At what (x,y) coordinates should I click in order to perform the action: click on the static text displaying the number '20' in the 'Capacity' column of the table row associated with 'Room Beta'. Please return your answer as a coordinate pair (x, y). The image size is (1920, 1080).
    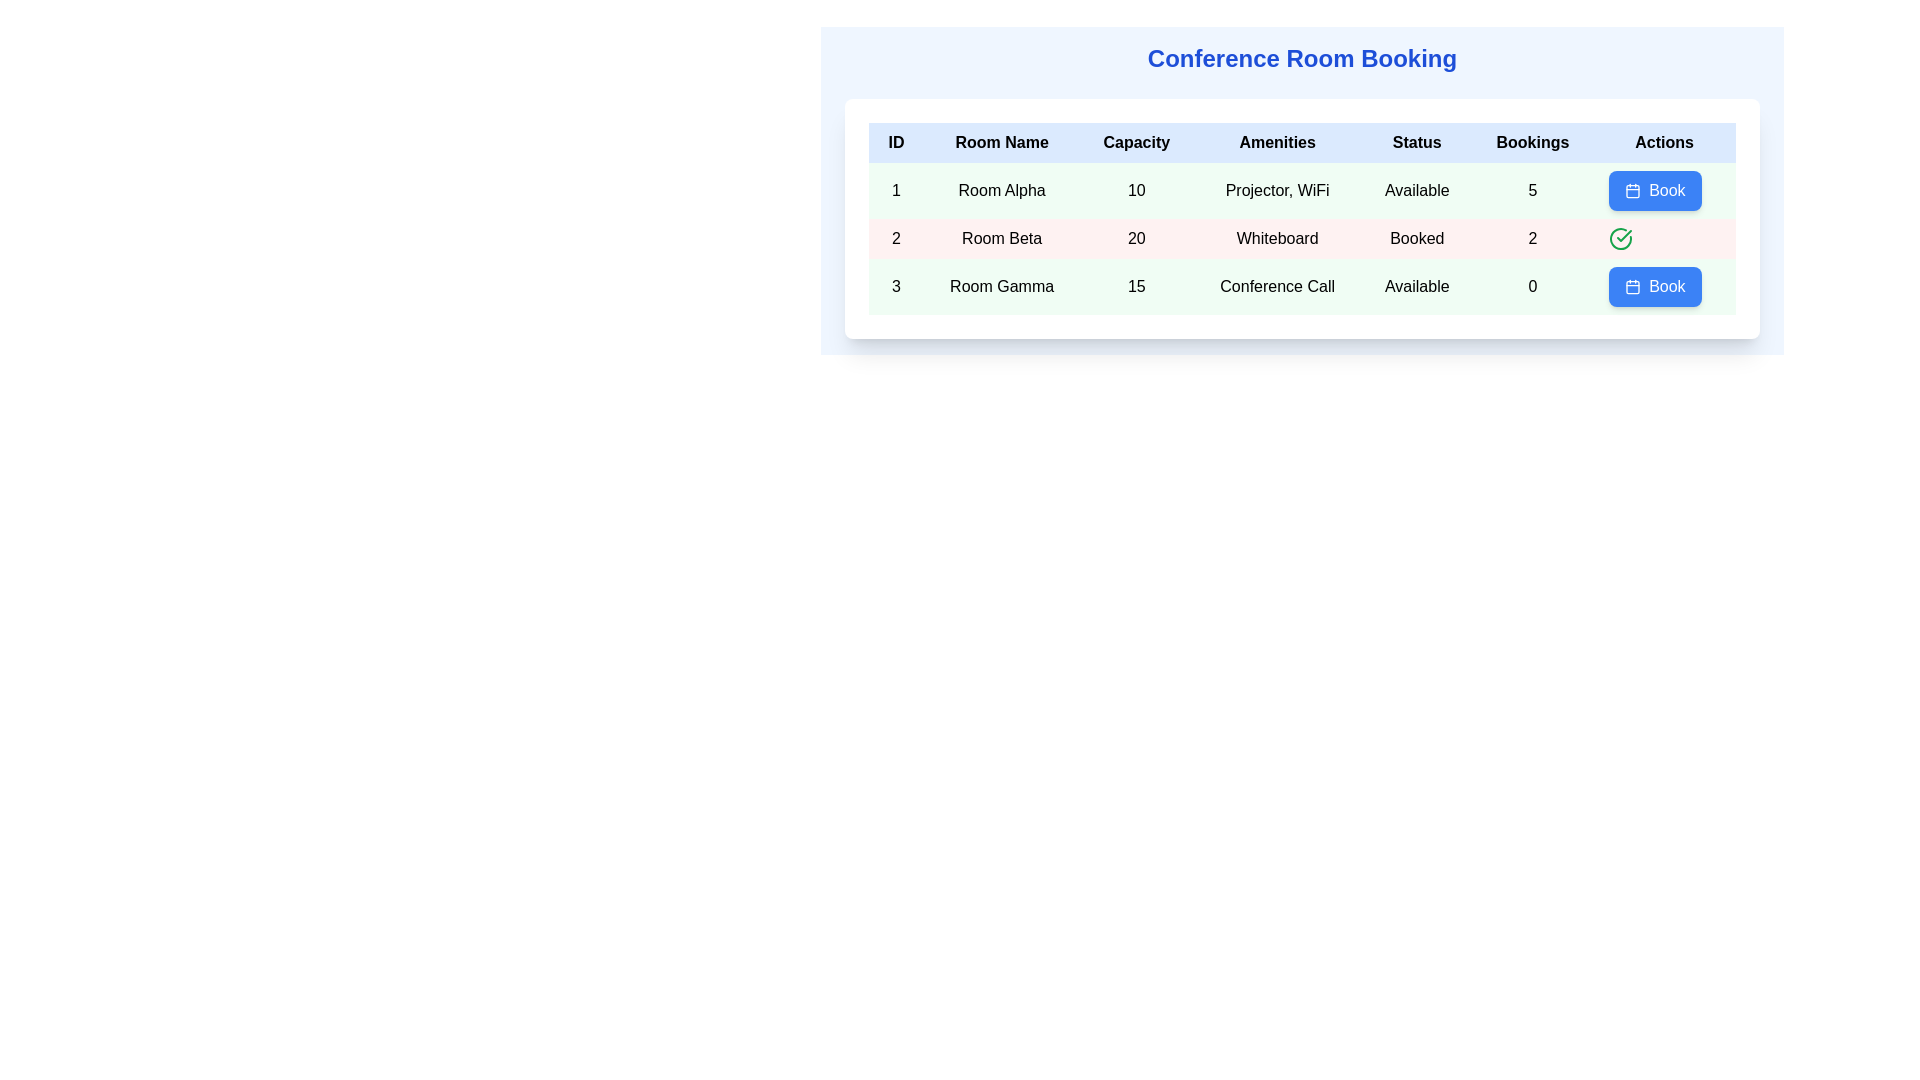
    Looking at the image, I should click on (1136, 238).